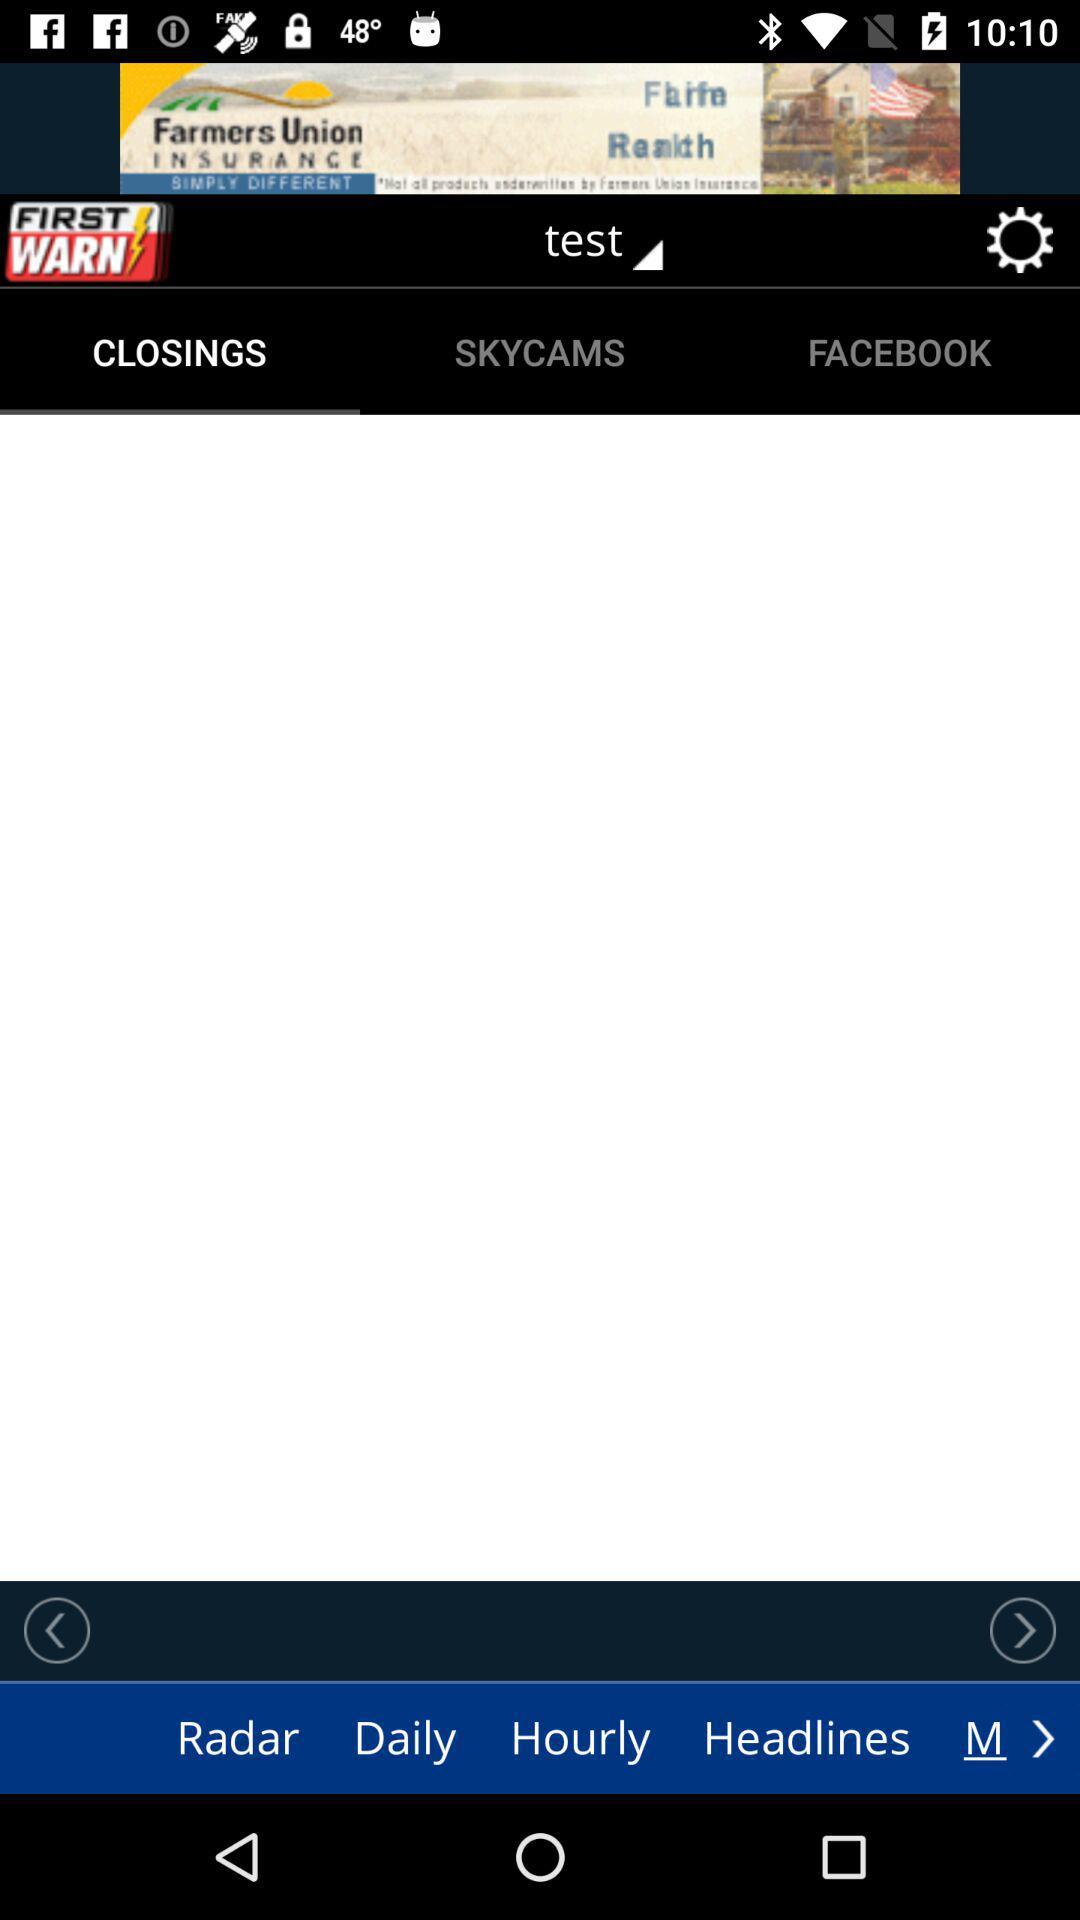 Image resolution: width=1080 pixels, height=1920 pixels. Describe the element at coordinates (56, 1630) in the screenshot. I see `go back` at that location.